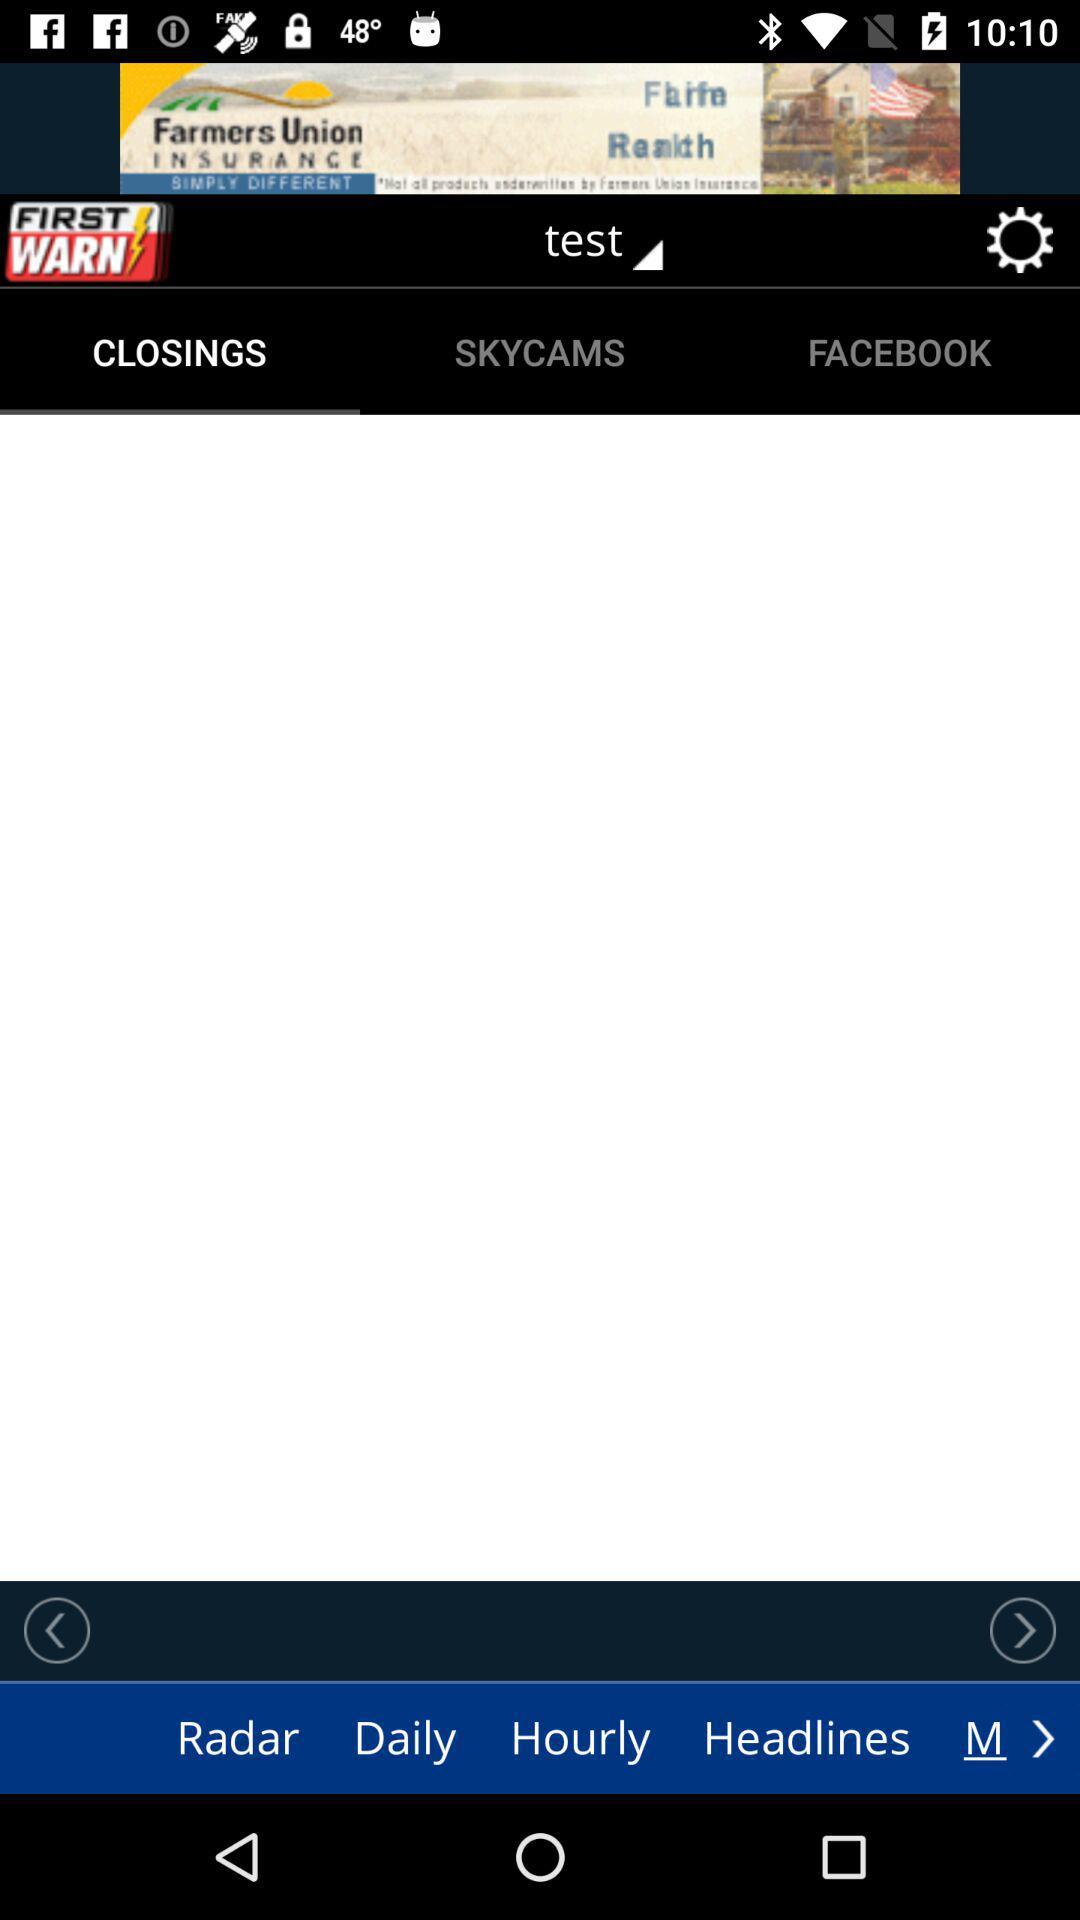 Image resolution: width=1080 pixels, height=1920 pixels. Describe the element at coordinates (56, 1630) in the screenshot. I see `go back` at that location.